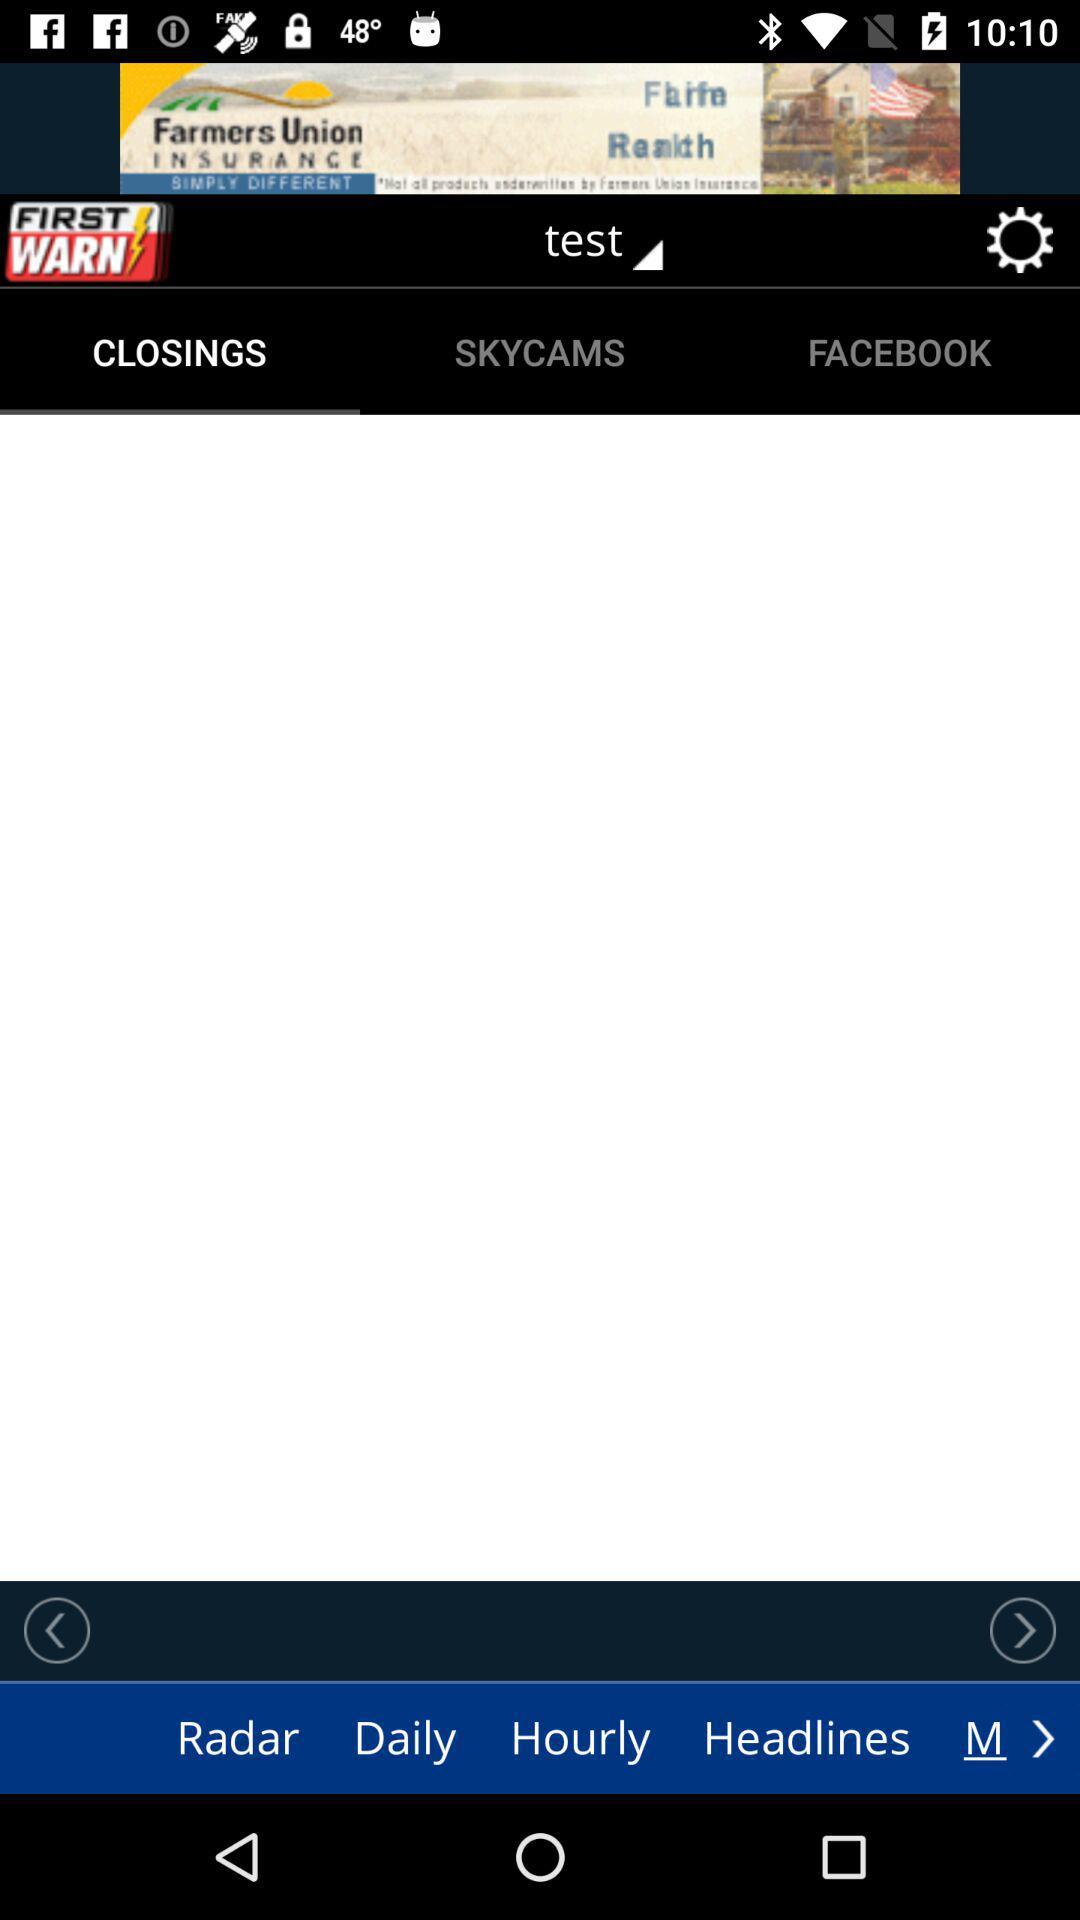 Image resolution: width=1080 pixels, height=1920 pixels. Describe the element at coordinates (56, 1630) in the screenshot. I see `go back` at that location.